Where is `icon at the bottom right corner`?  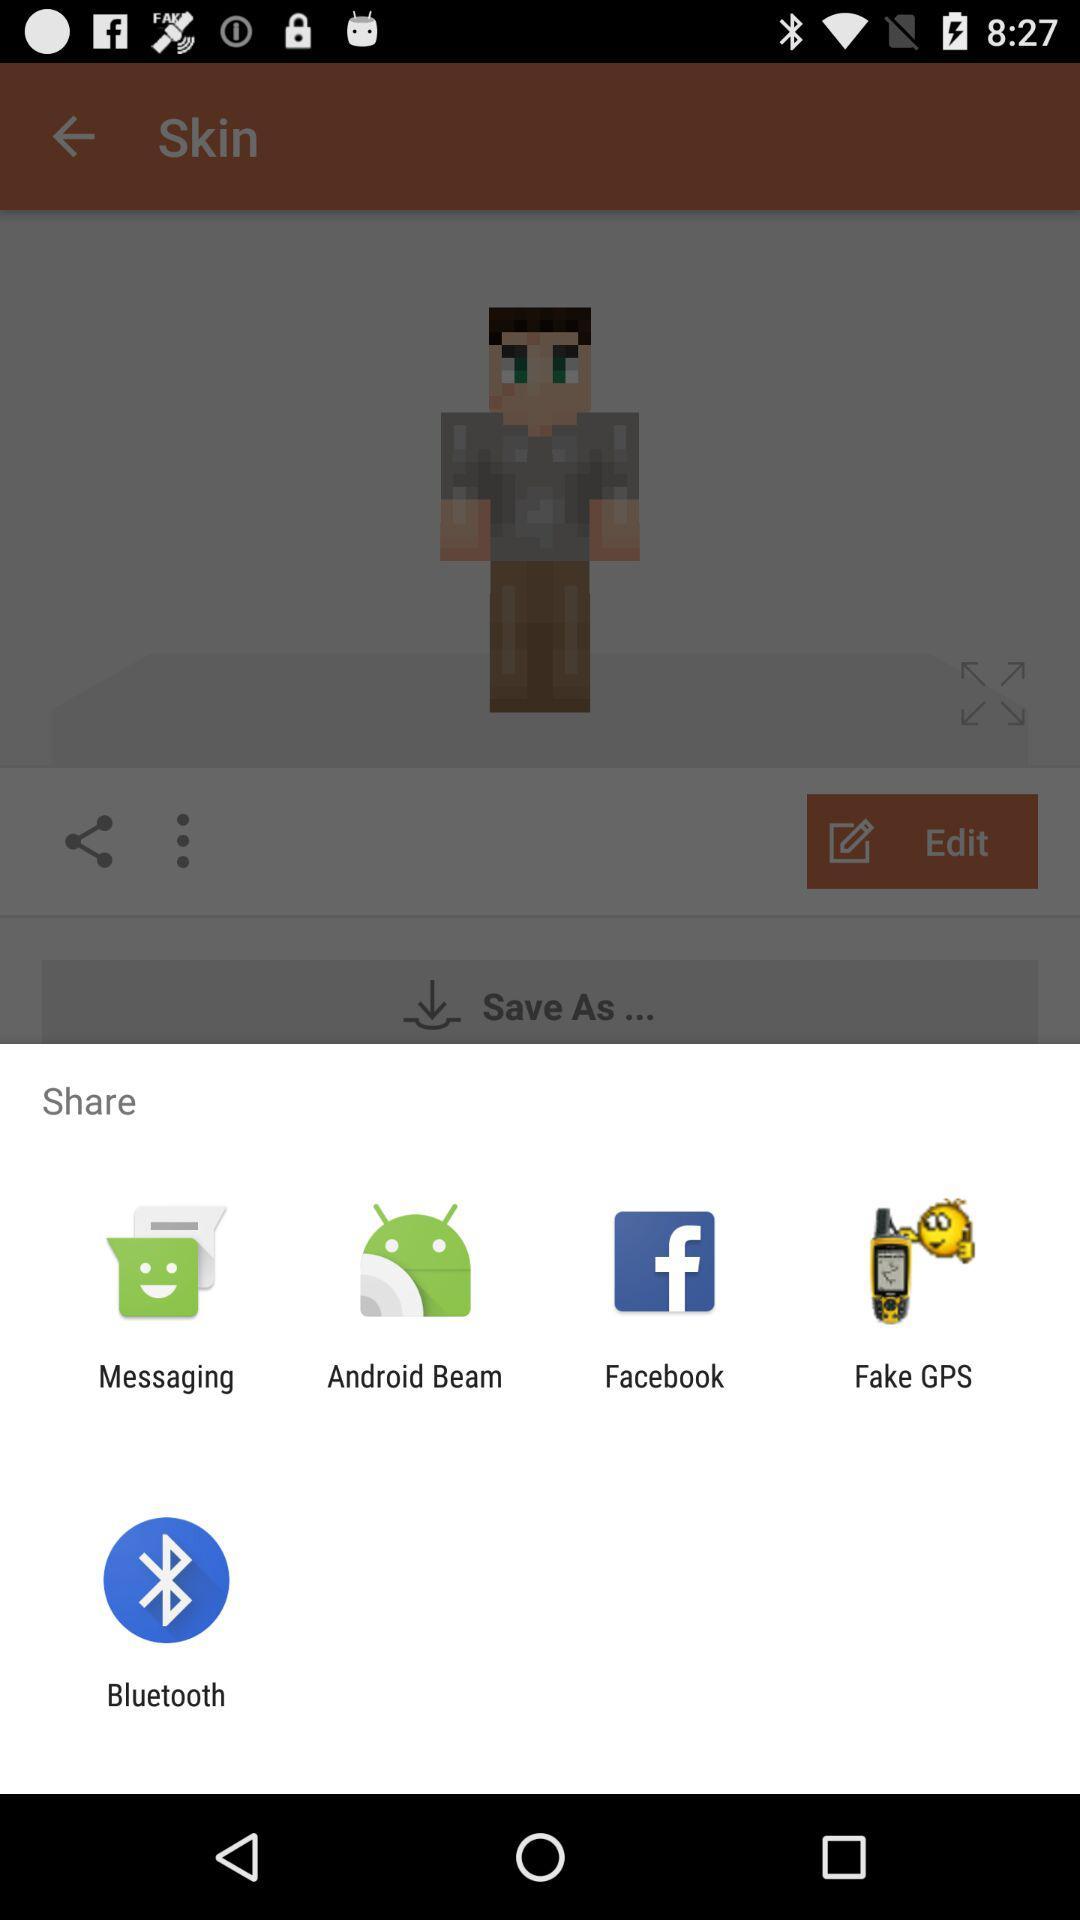
icon at the bottom right corner is located at coordinates (913, 1392).